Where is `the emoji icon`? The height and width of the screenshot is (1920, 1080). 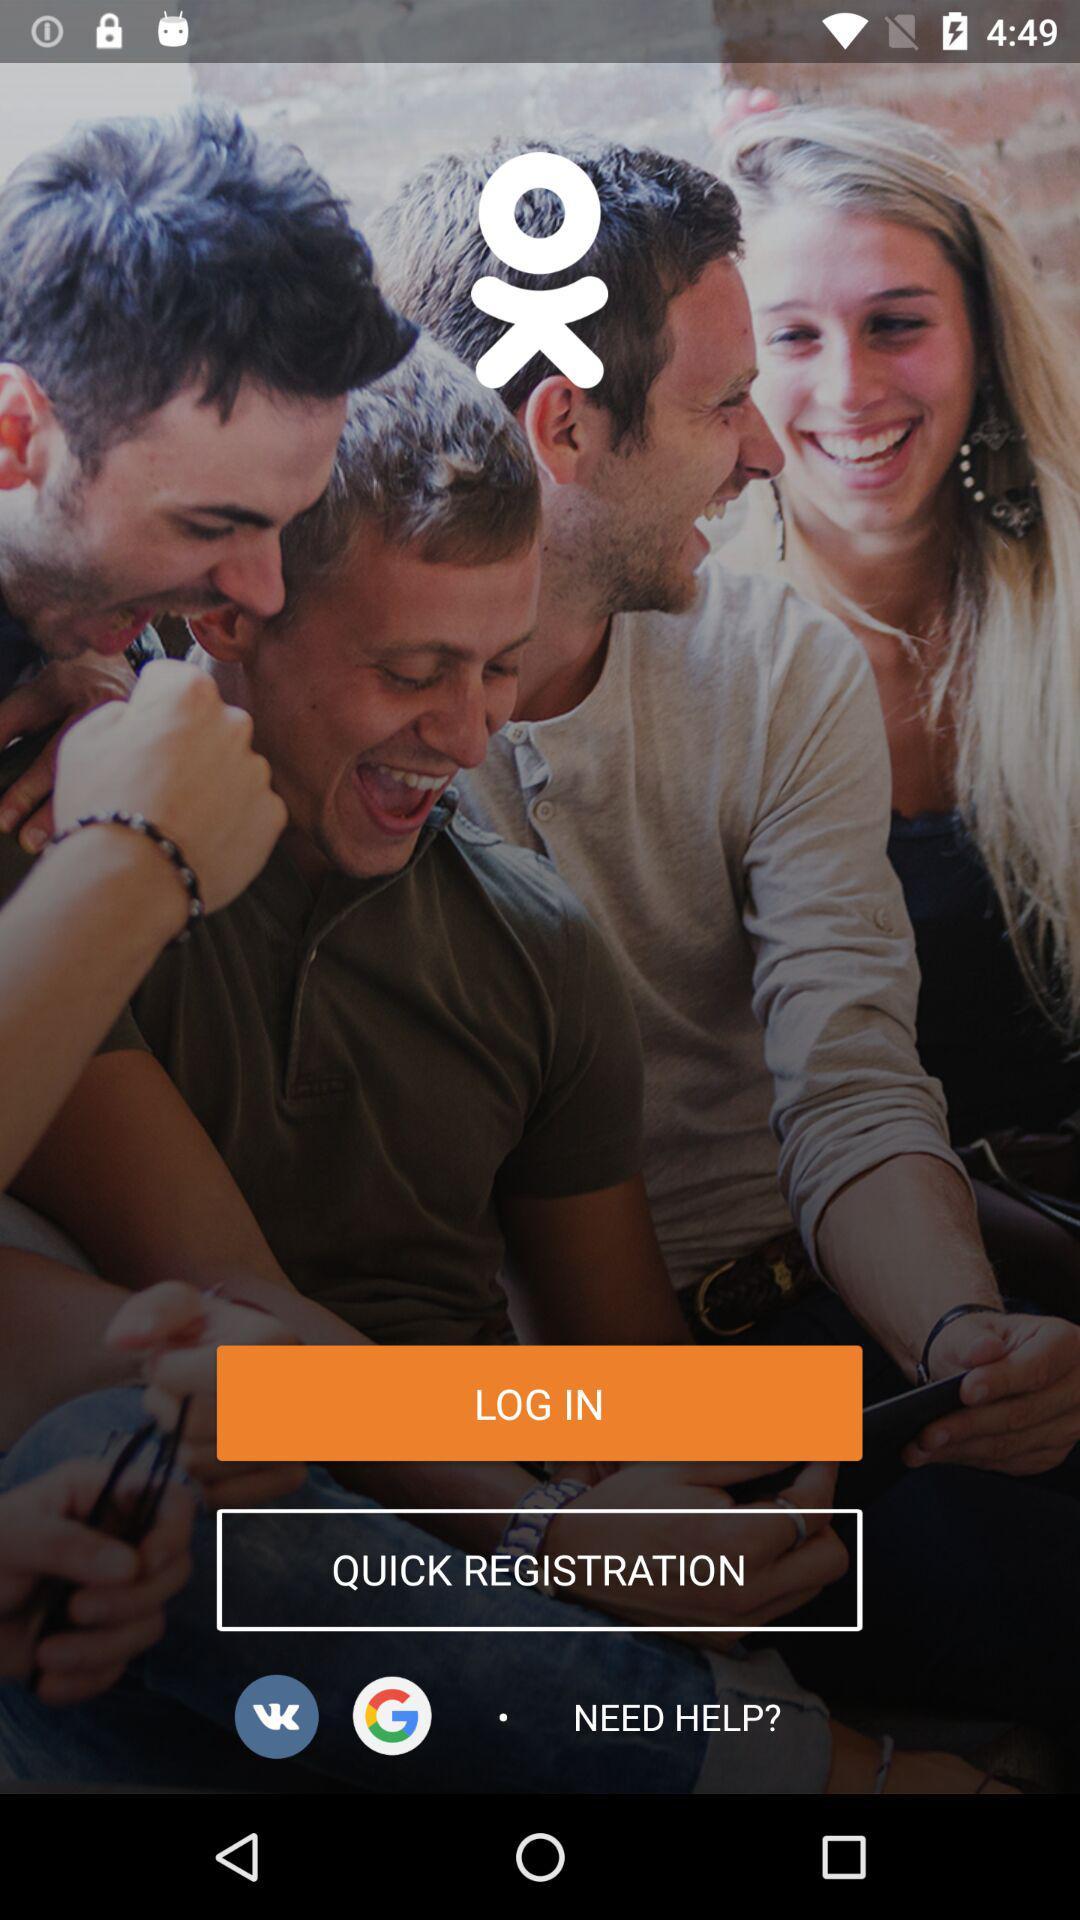
the emoji icon is located at coordinates (538, 269).